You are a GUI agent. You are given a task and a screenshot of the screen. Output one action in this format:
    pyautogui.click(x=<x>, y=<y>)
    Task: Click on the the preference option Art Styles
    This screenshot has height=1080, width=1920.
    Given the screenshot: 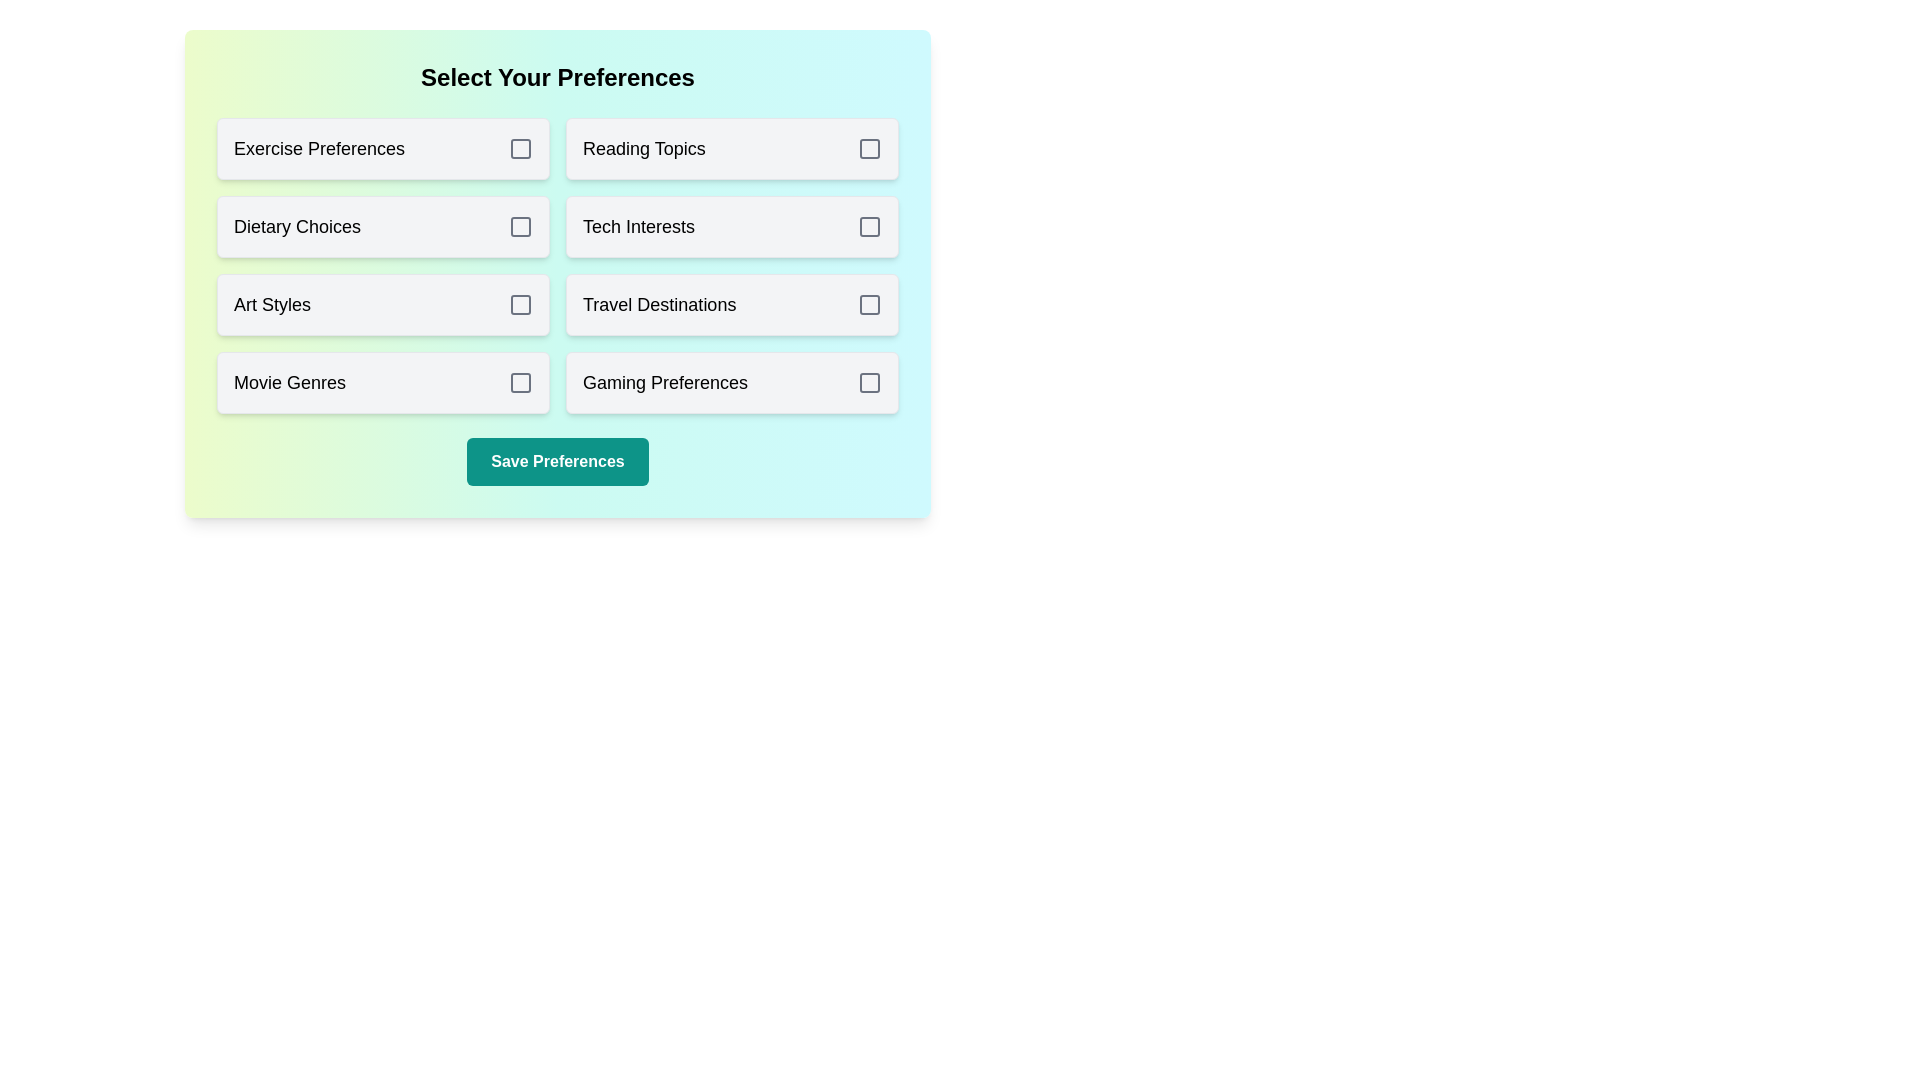 What is the action you would take?
    pyautogui.click(x=383, y=304)
    